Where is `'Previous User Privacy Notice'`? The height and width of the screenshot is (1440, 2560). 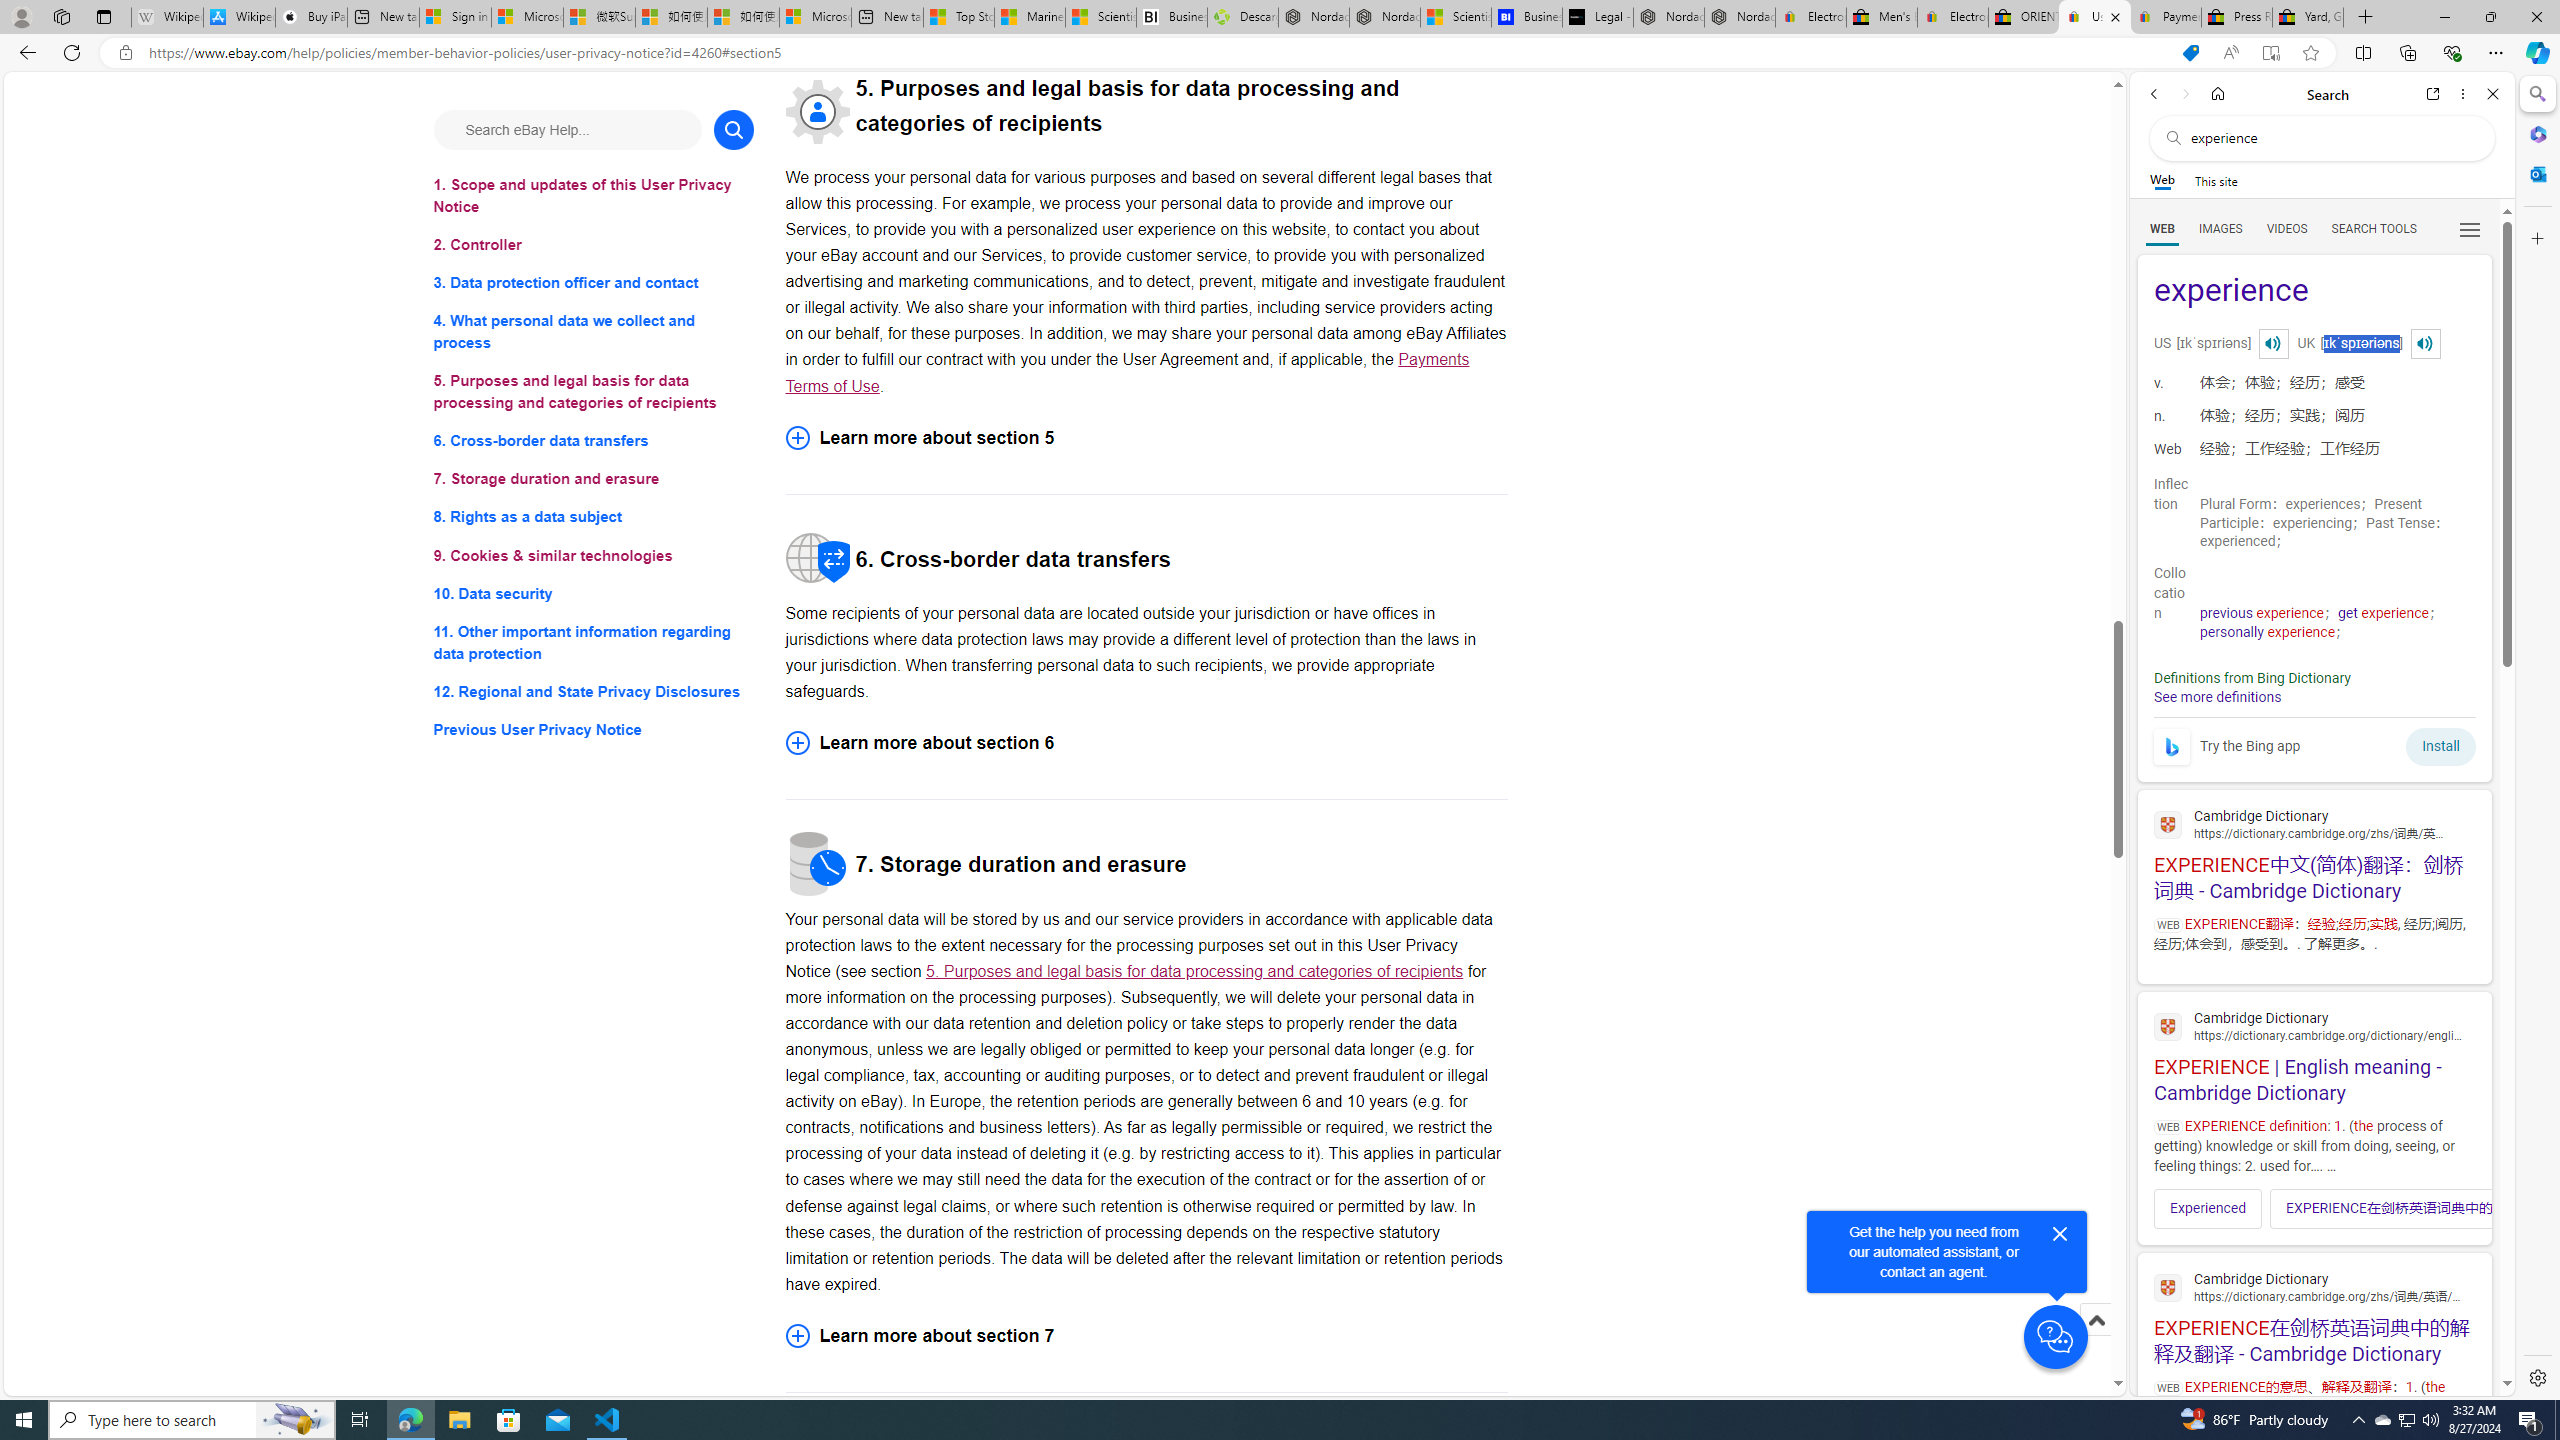
'Previous User Privacy Notice' is located at coordinates (592, 729).